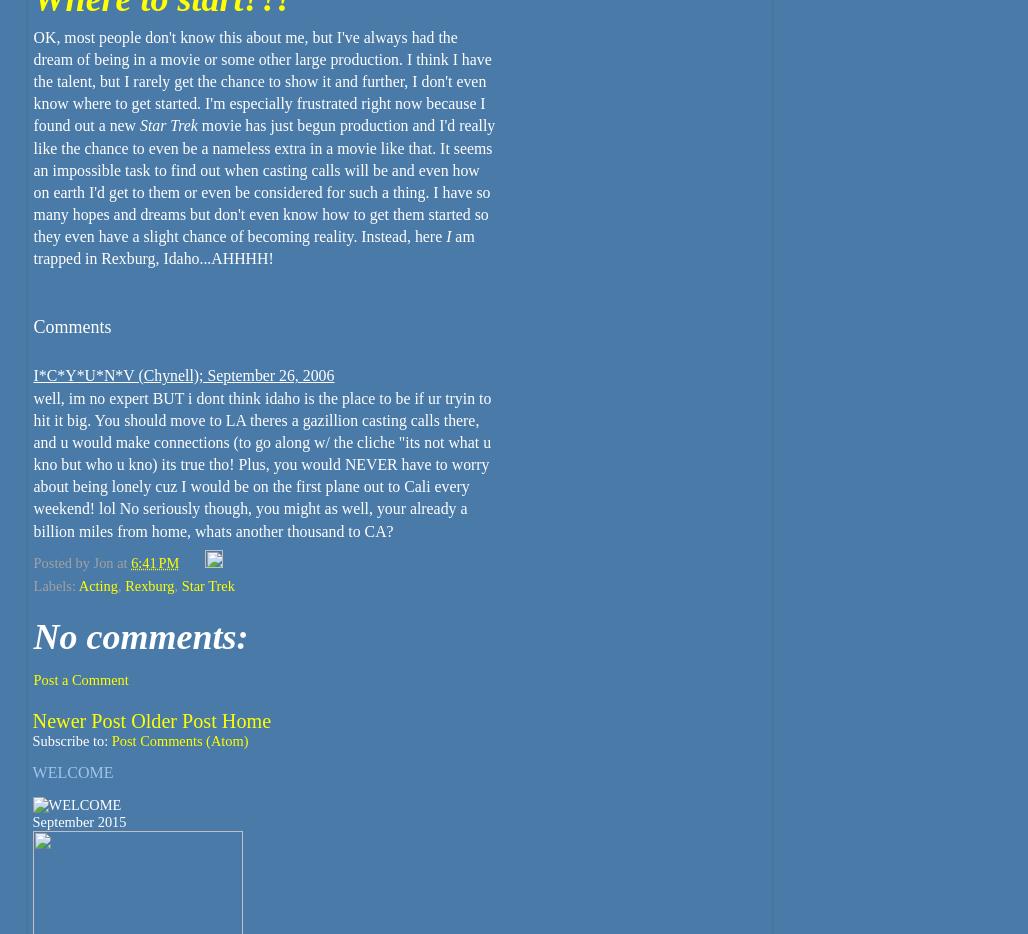 The height and width of the screenshot is (934, 1028). What do you see at coordinates (262, 80) in the screenshot?
I see `'OK, most people don't know this about me, but I've always had the dream of being in a movie or some other large production.  I think I have the talent, but I rarely get the chance to show it and further, I don't even know where to get started.  I'm especially frustrated right now because I found out a new'` at bounding box center [262, 80].